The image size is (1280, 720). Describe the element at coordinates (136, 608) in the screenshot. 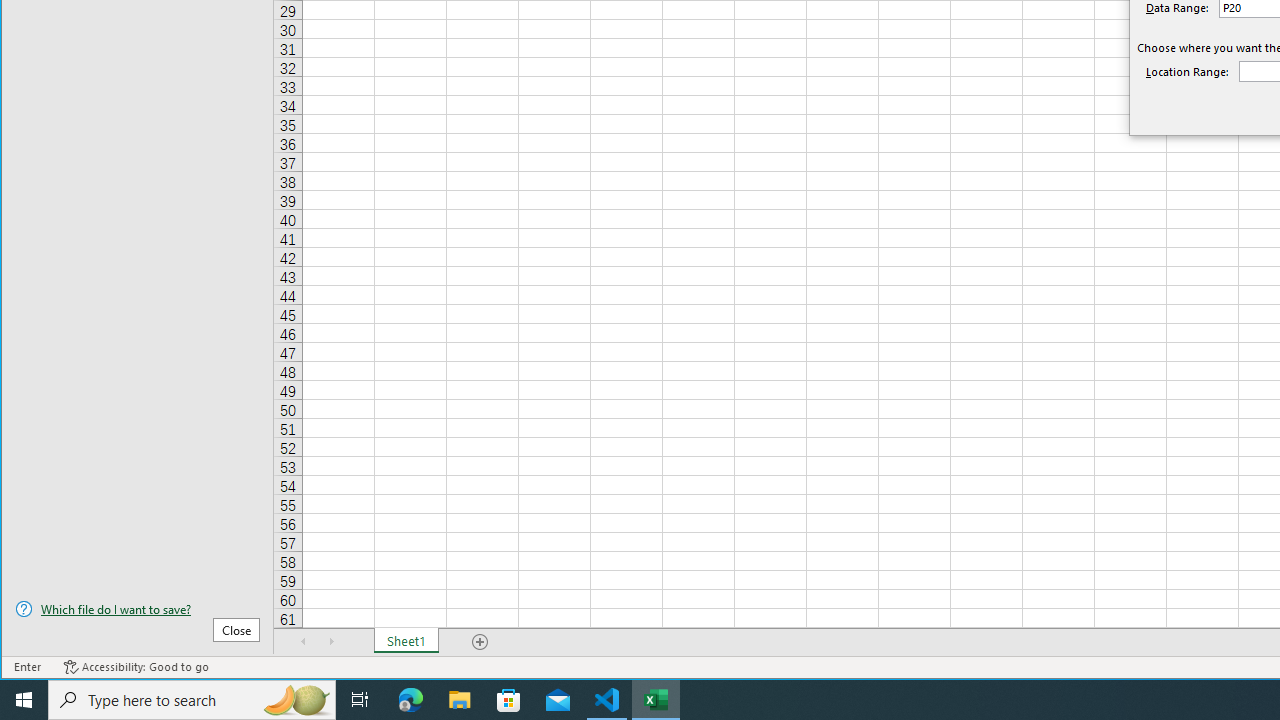

I see `'Which file do I want to save?'` at that location.